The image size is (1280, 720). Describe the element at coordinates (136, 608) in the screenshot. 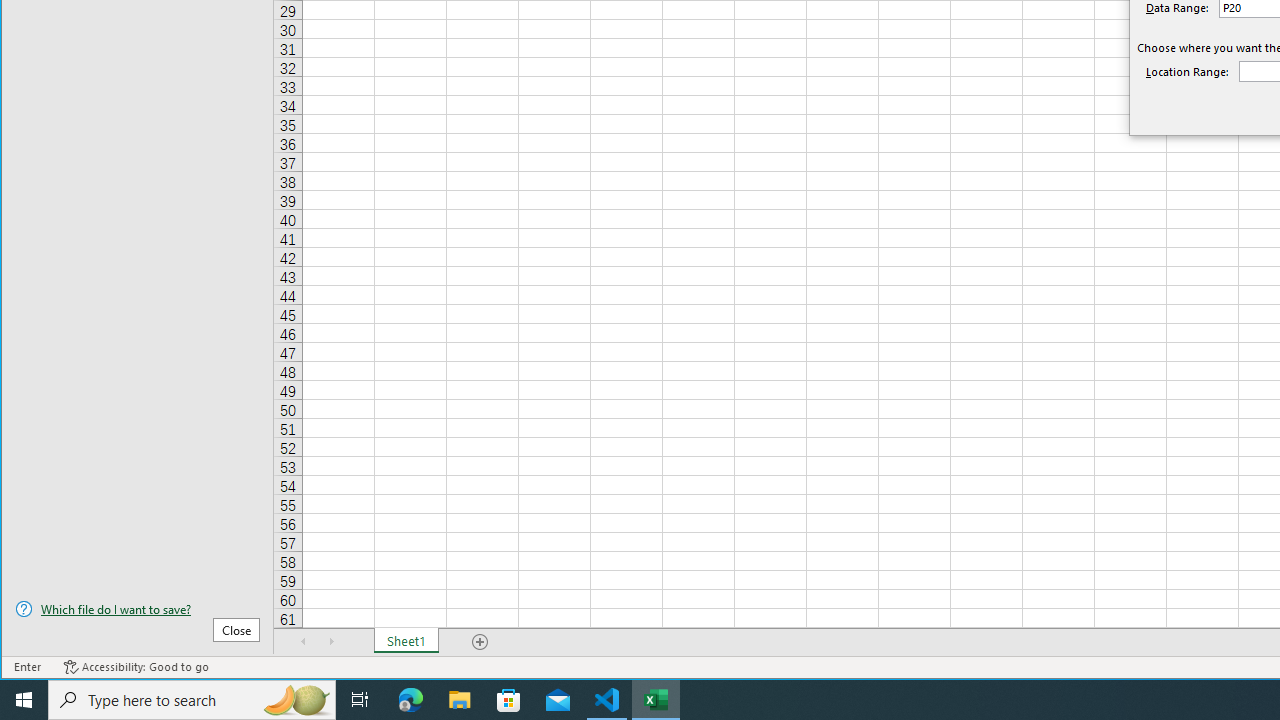

I see `'Which file do I want to save?'` at that location.